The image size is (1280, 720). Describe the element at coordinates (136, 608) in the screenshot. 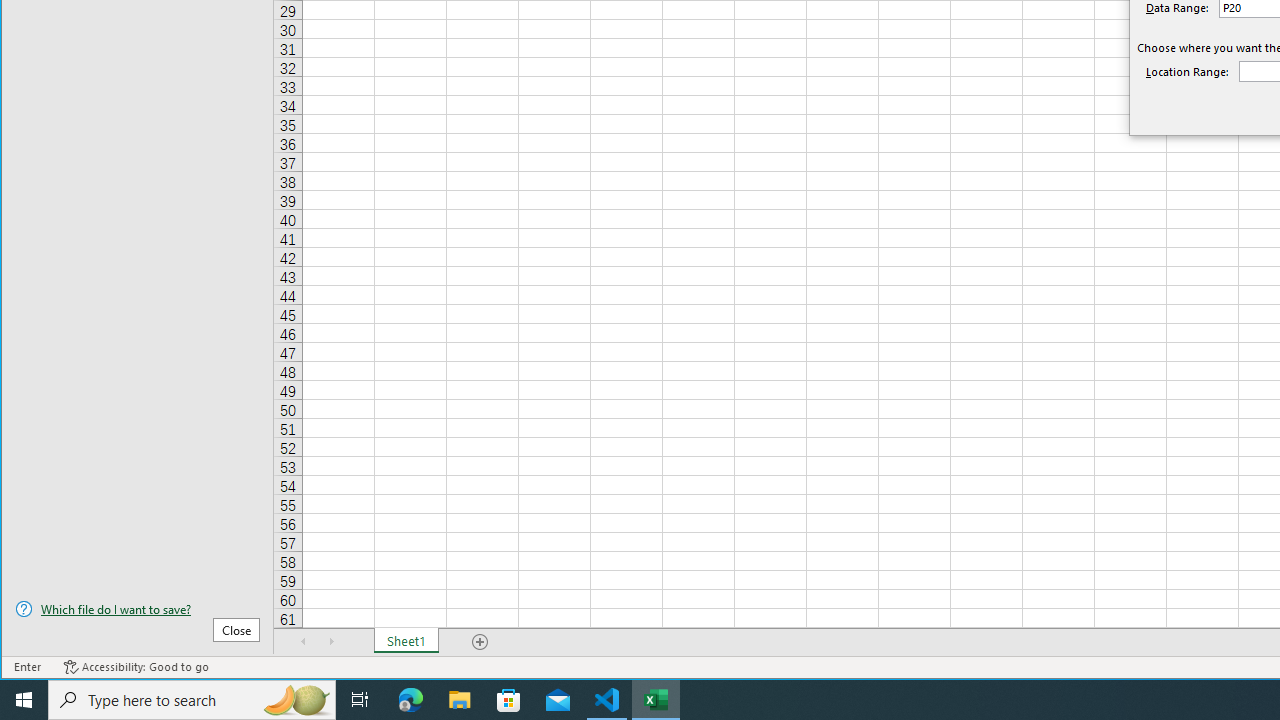

I see `'Which file do I want to save?'` at that location.